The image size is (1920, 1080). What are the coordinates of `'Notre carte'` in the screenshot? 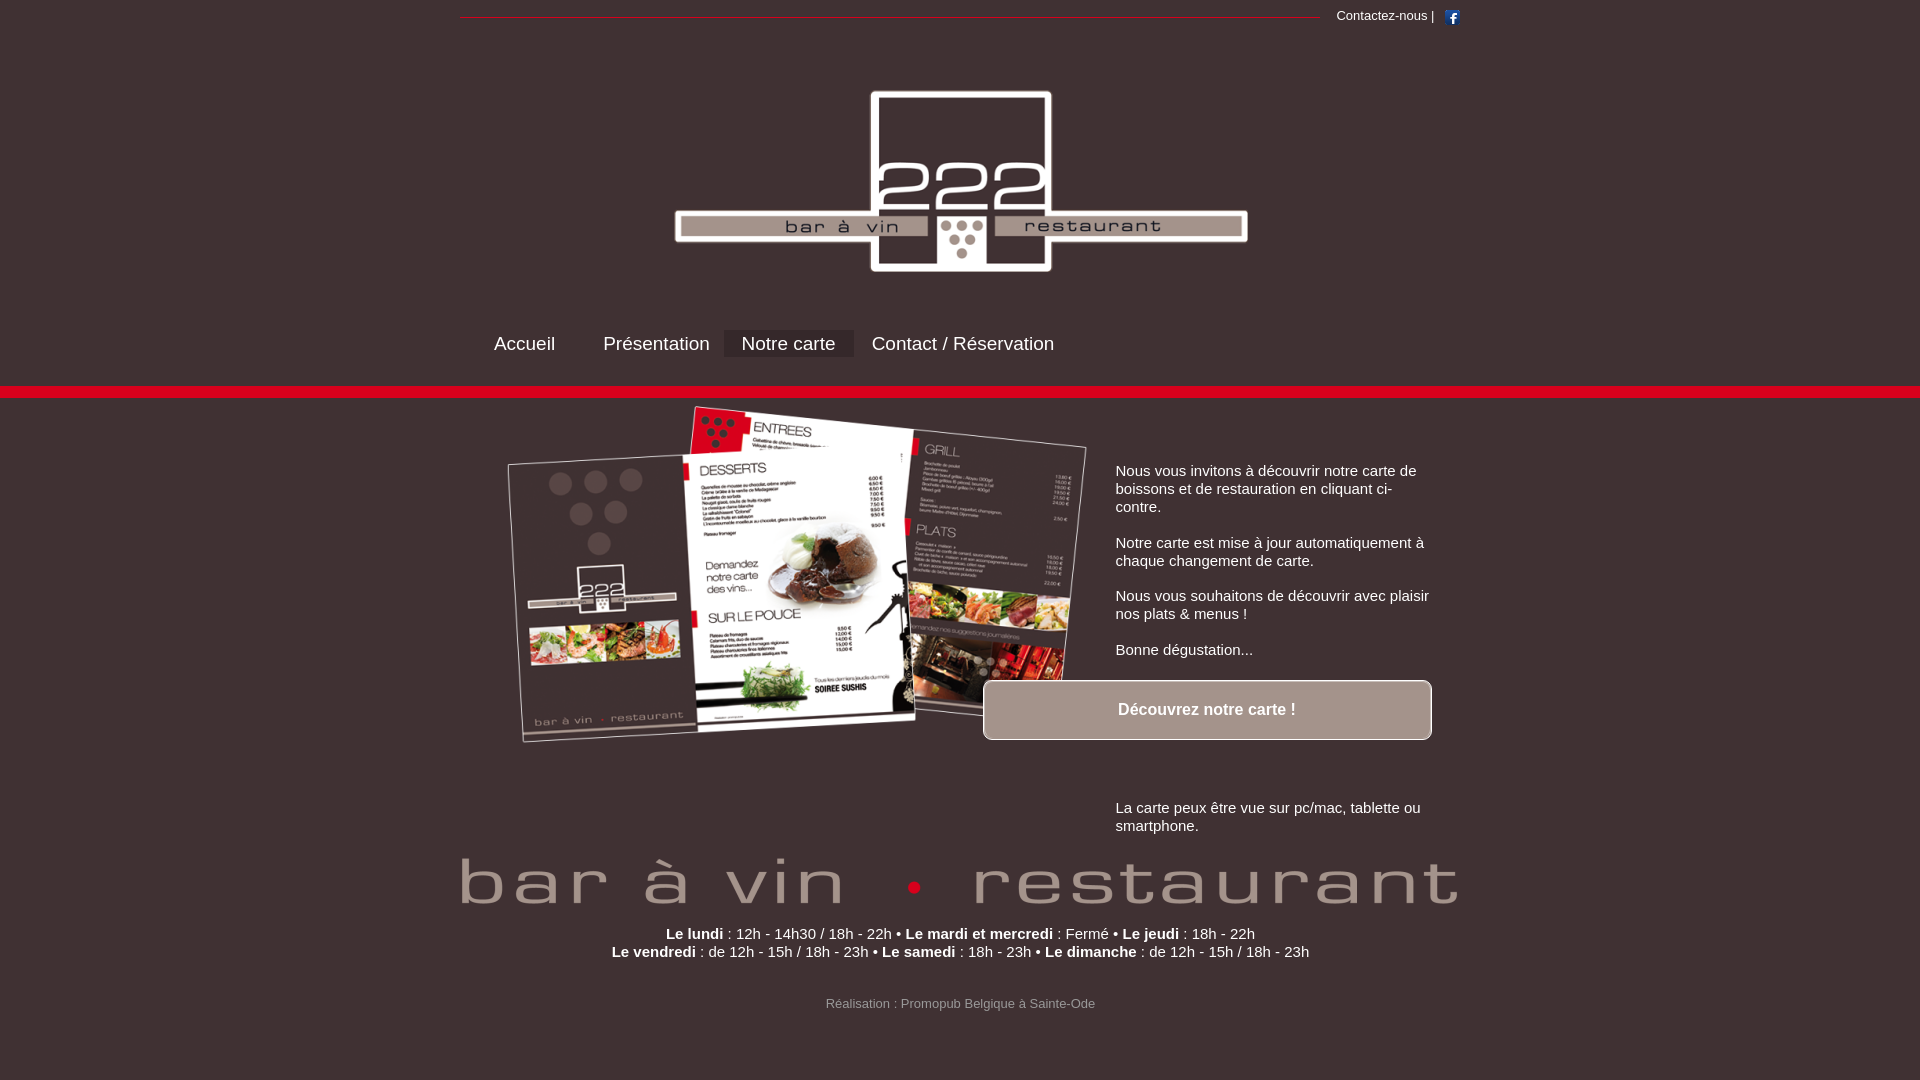 It's located at (787, 341).